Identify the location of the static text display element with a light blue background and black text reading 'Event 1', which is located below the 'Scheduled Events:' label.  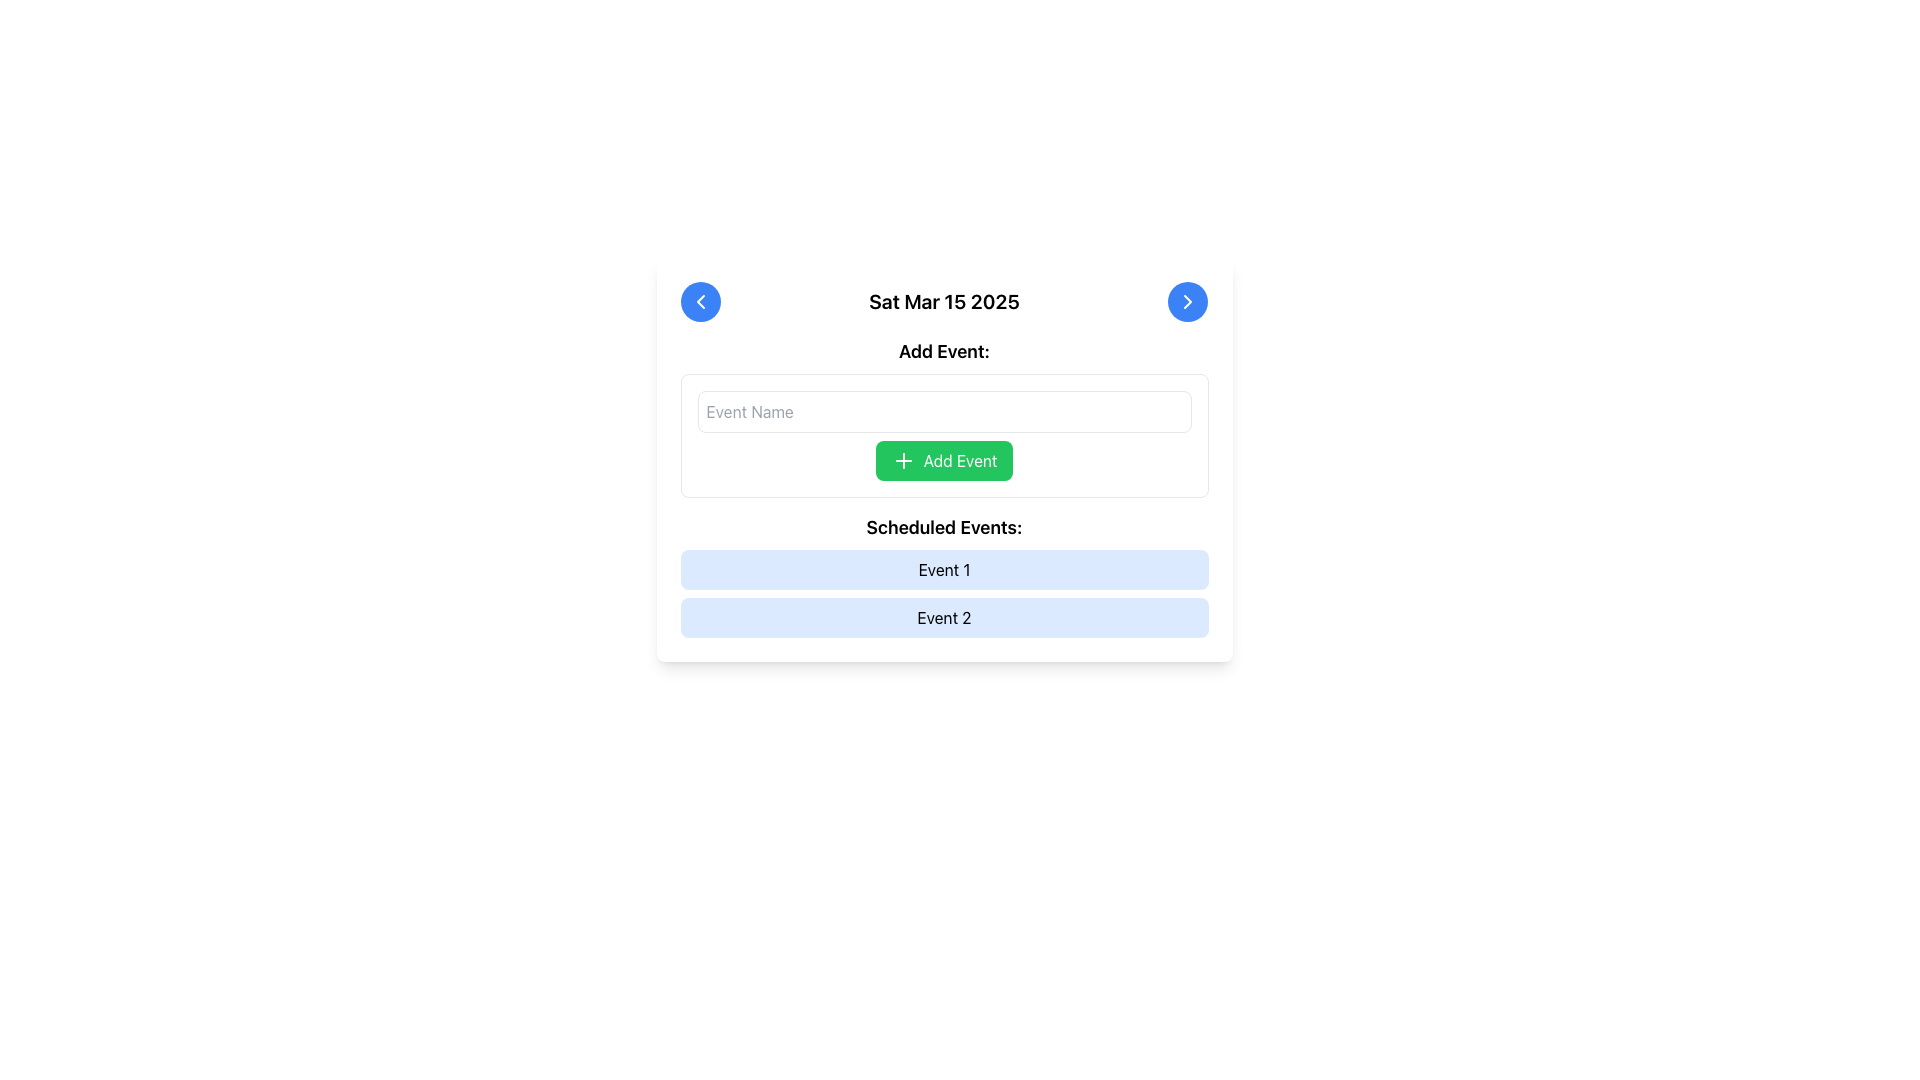
(943, 570).